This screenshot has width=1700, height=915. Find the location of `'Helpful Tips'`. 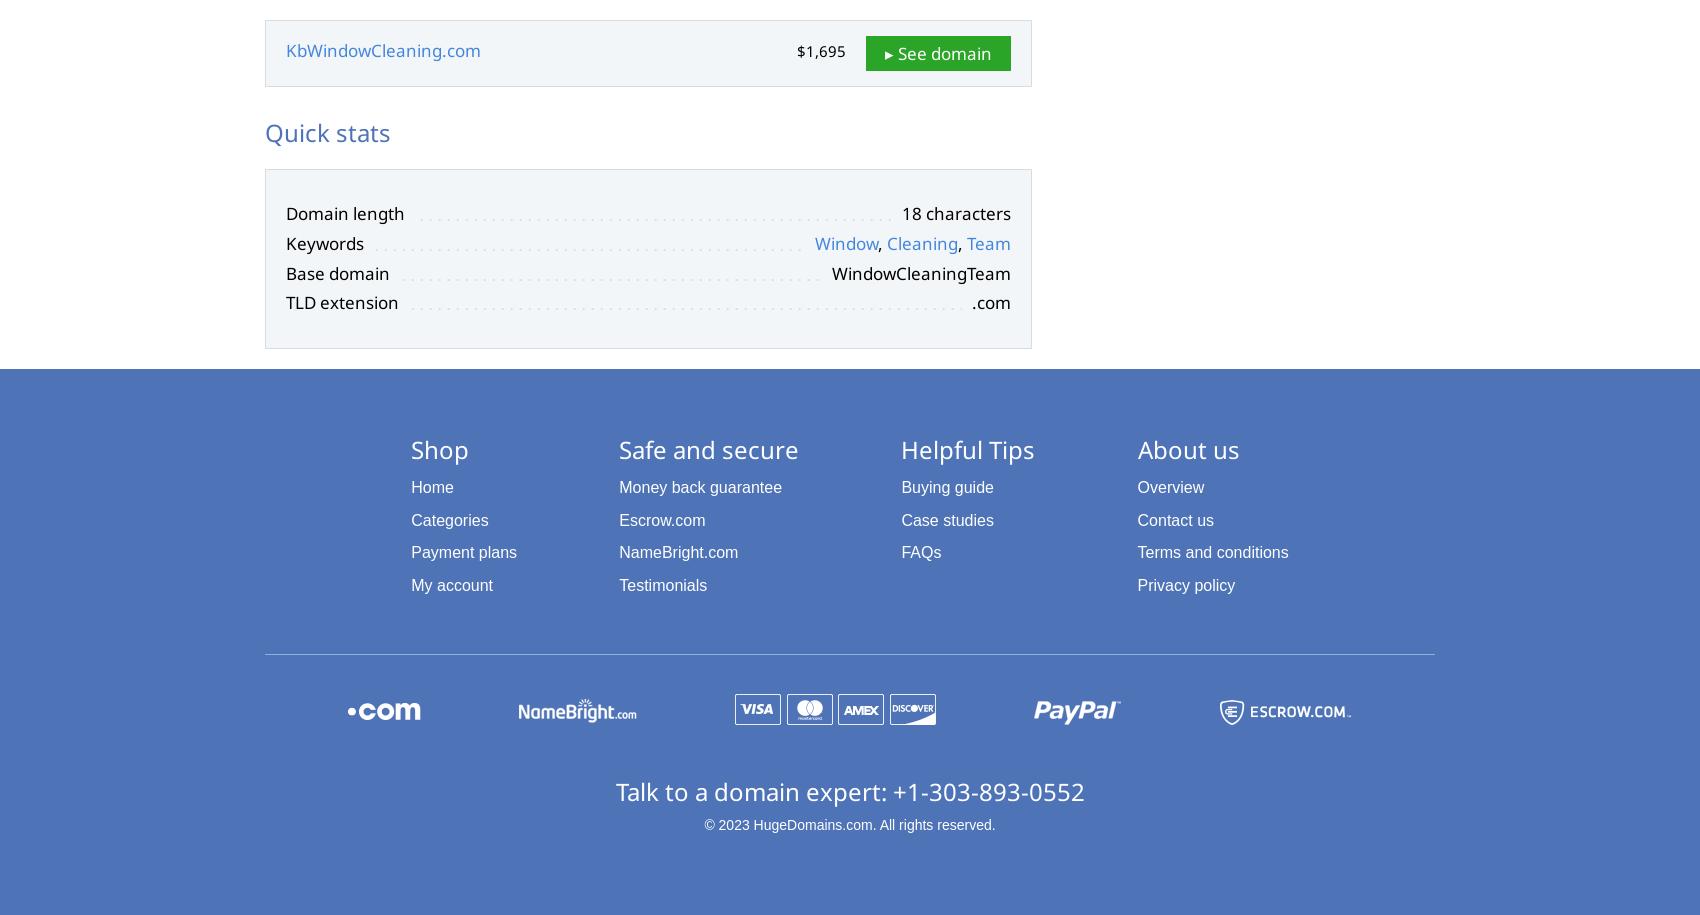

'Helpful Tips' is located at coordinates (966, 448).